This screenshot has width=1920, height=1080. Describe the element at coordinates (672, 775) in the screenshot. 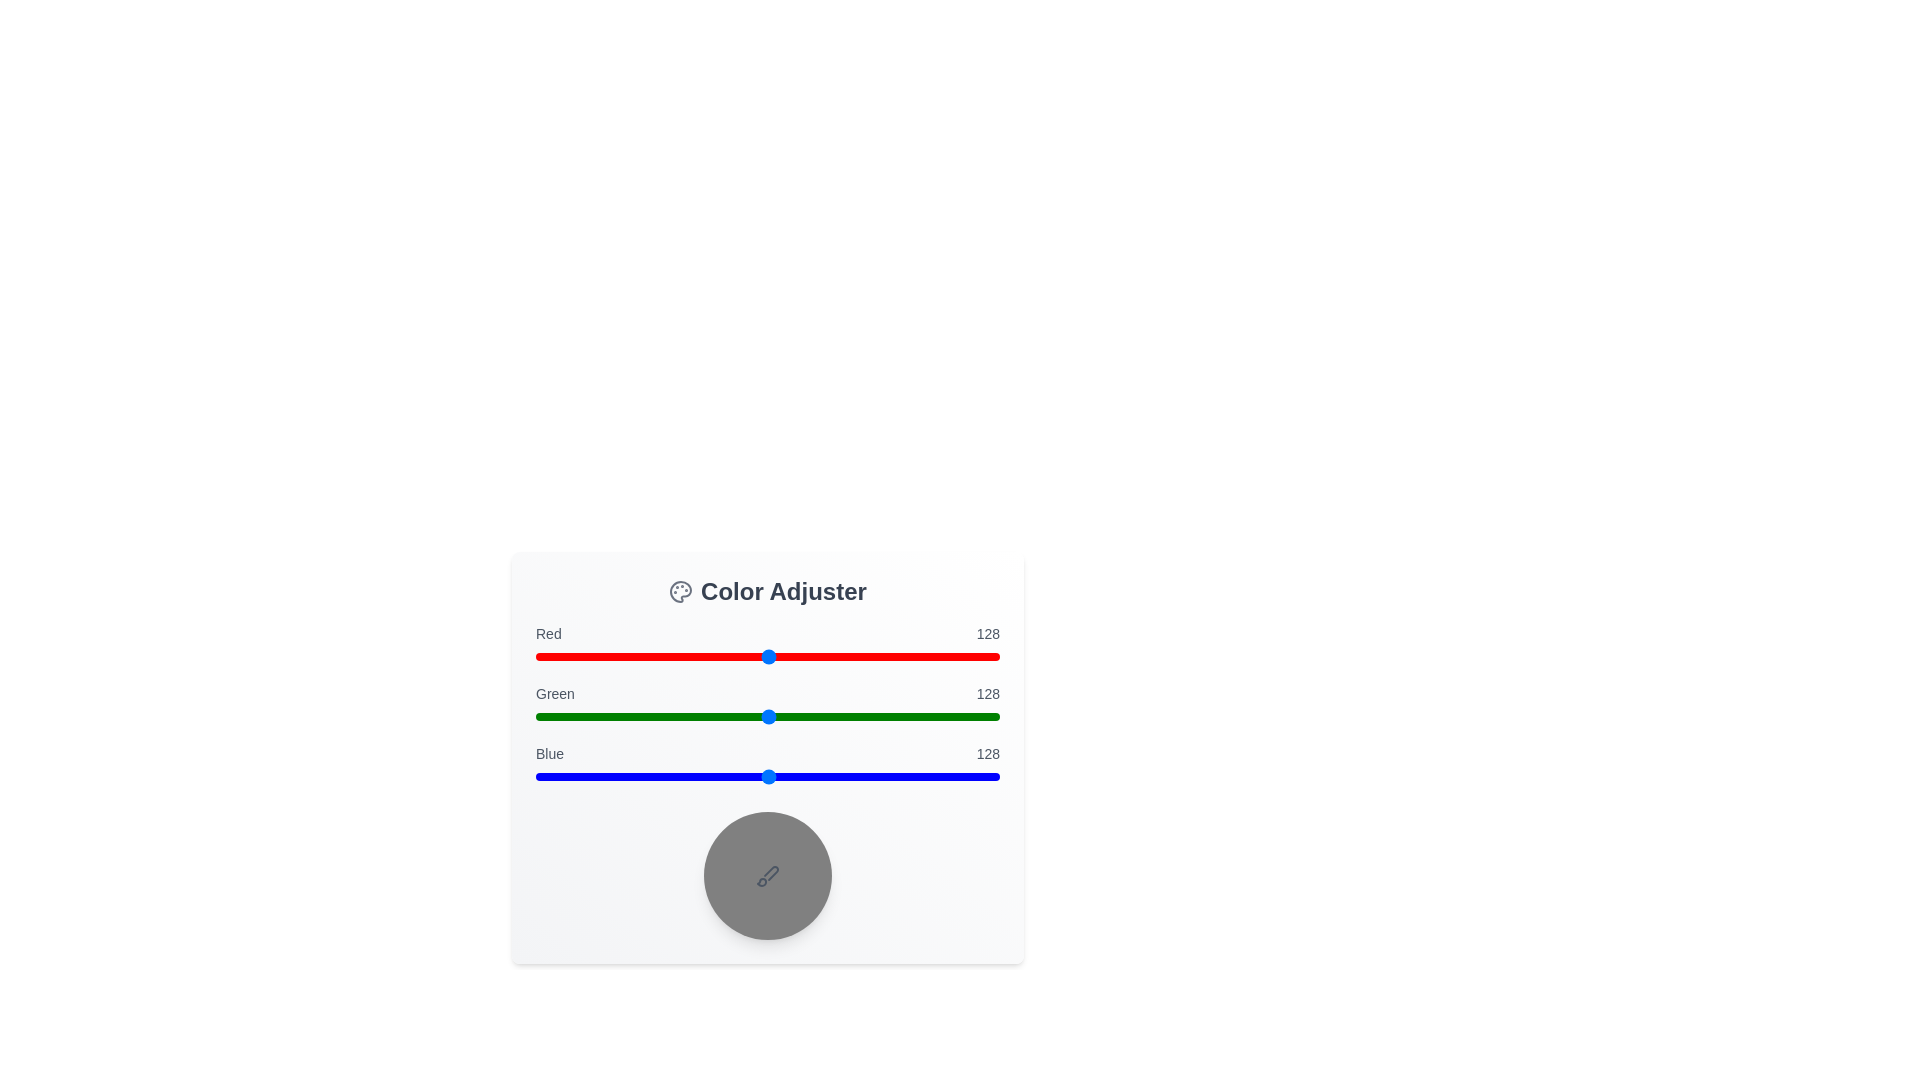

I see `the blue slider to set its value to 75` at that location.